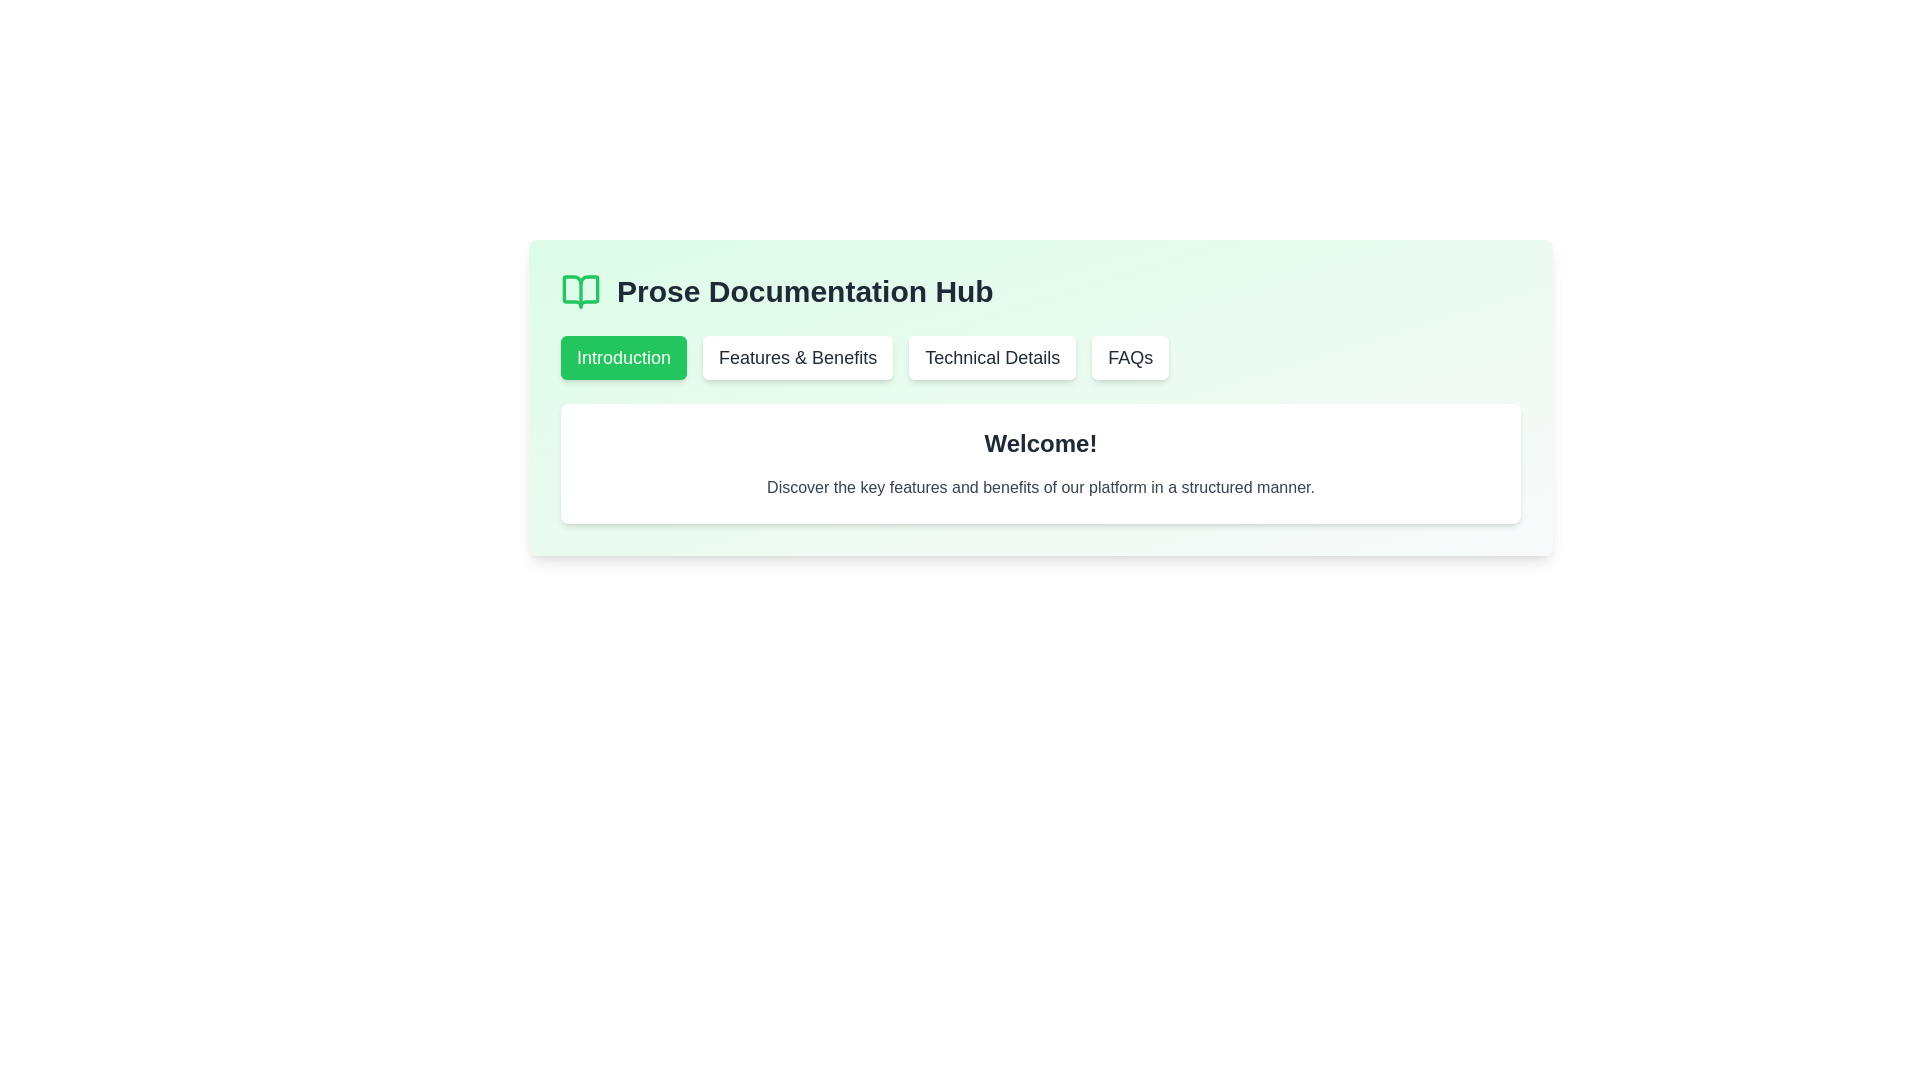 Image resolution: width=1920 pixels, height=1080 pixels. I want to click on the rounded rectangular green button labeled 'Introduction', so click(623, 357).